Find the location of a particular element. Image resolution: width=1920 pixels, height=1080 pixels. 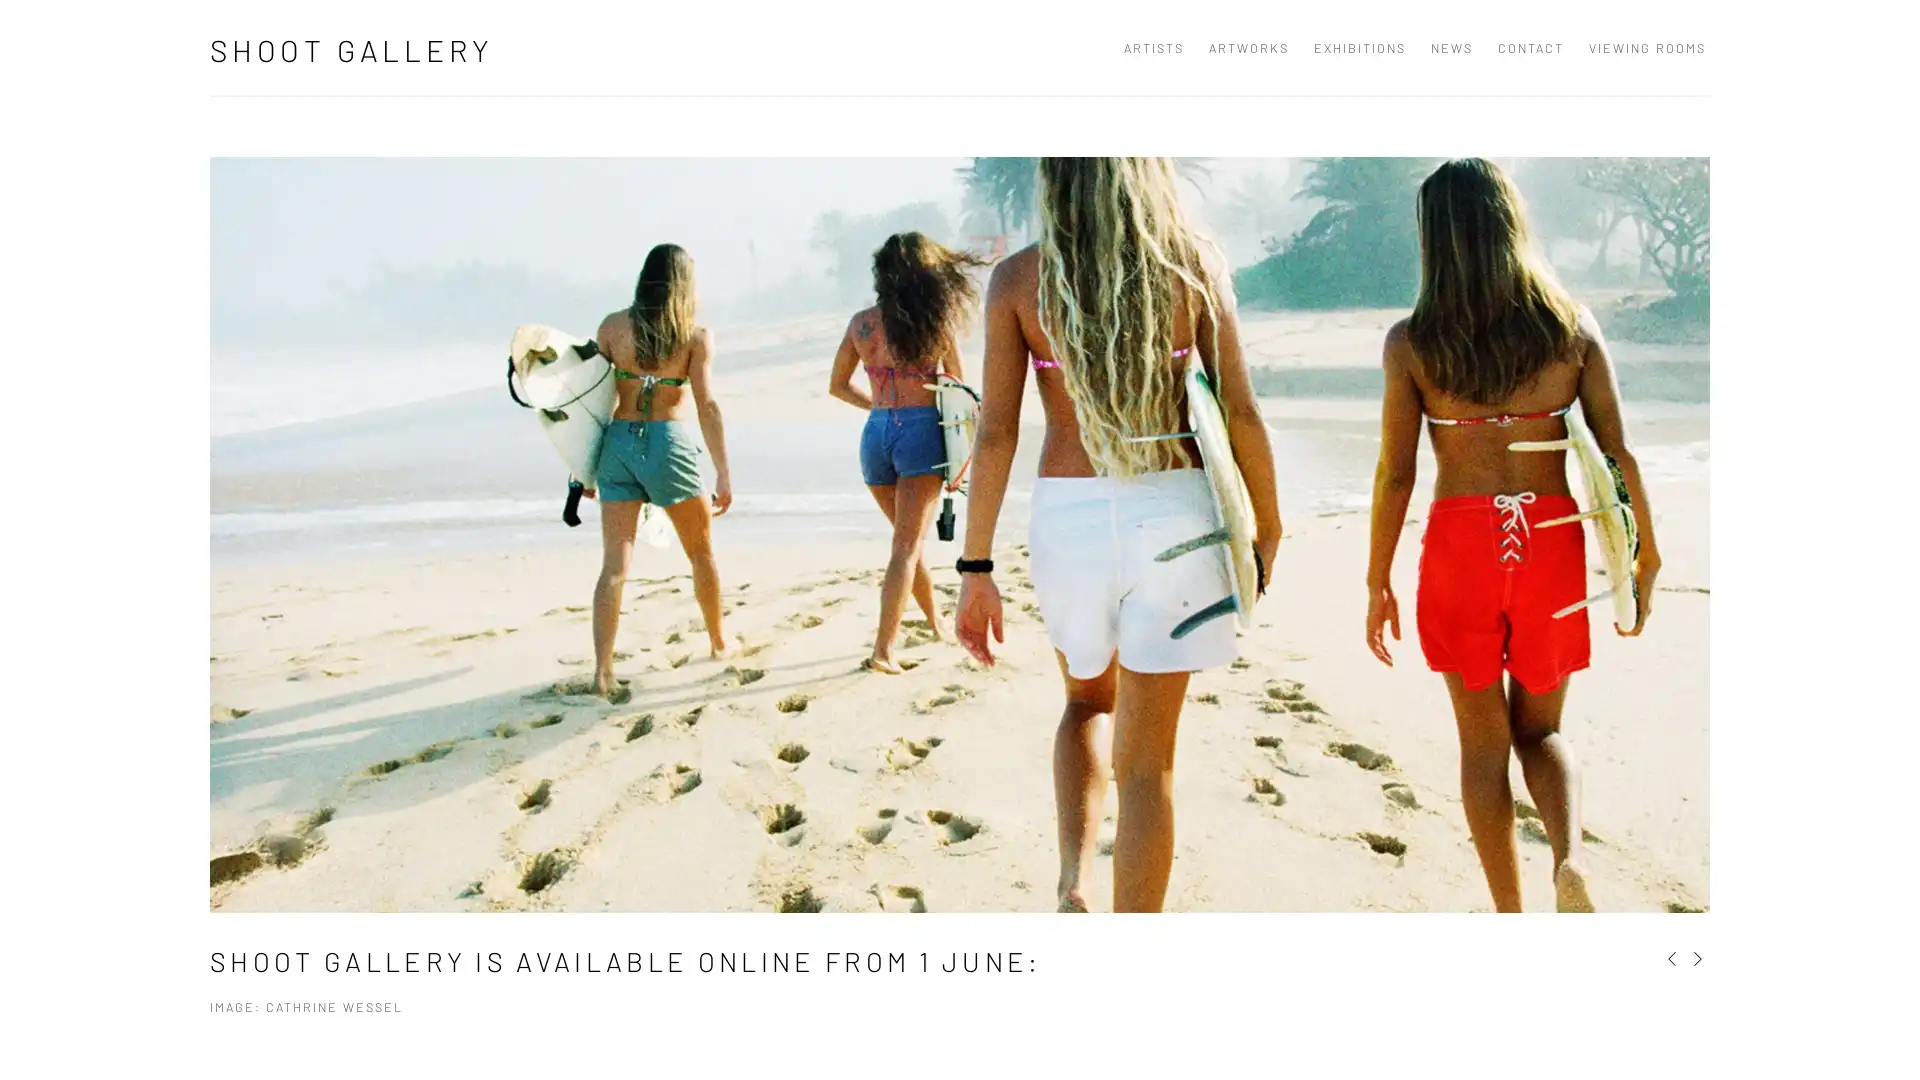

Next slide is located at coordinates (1696, 958).